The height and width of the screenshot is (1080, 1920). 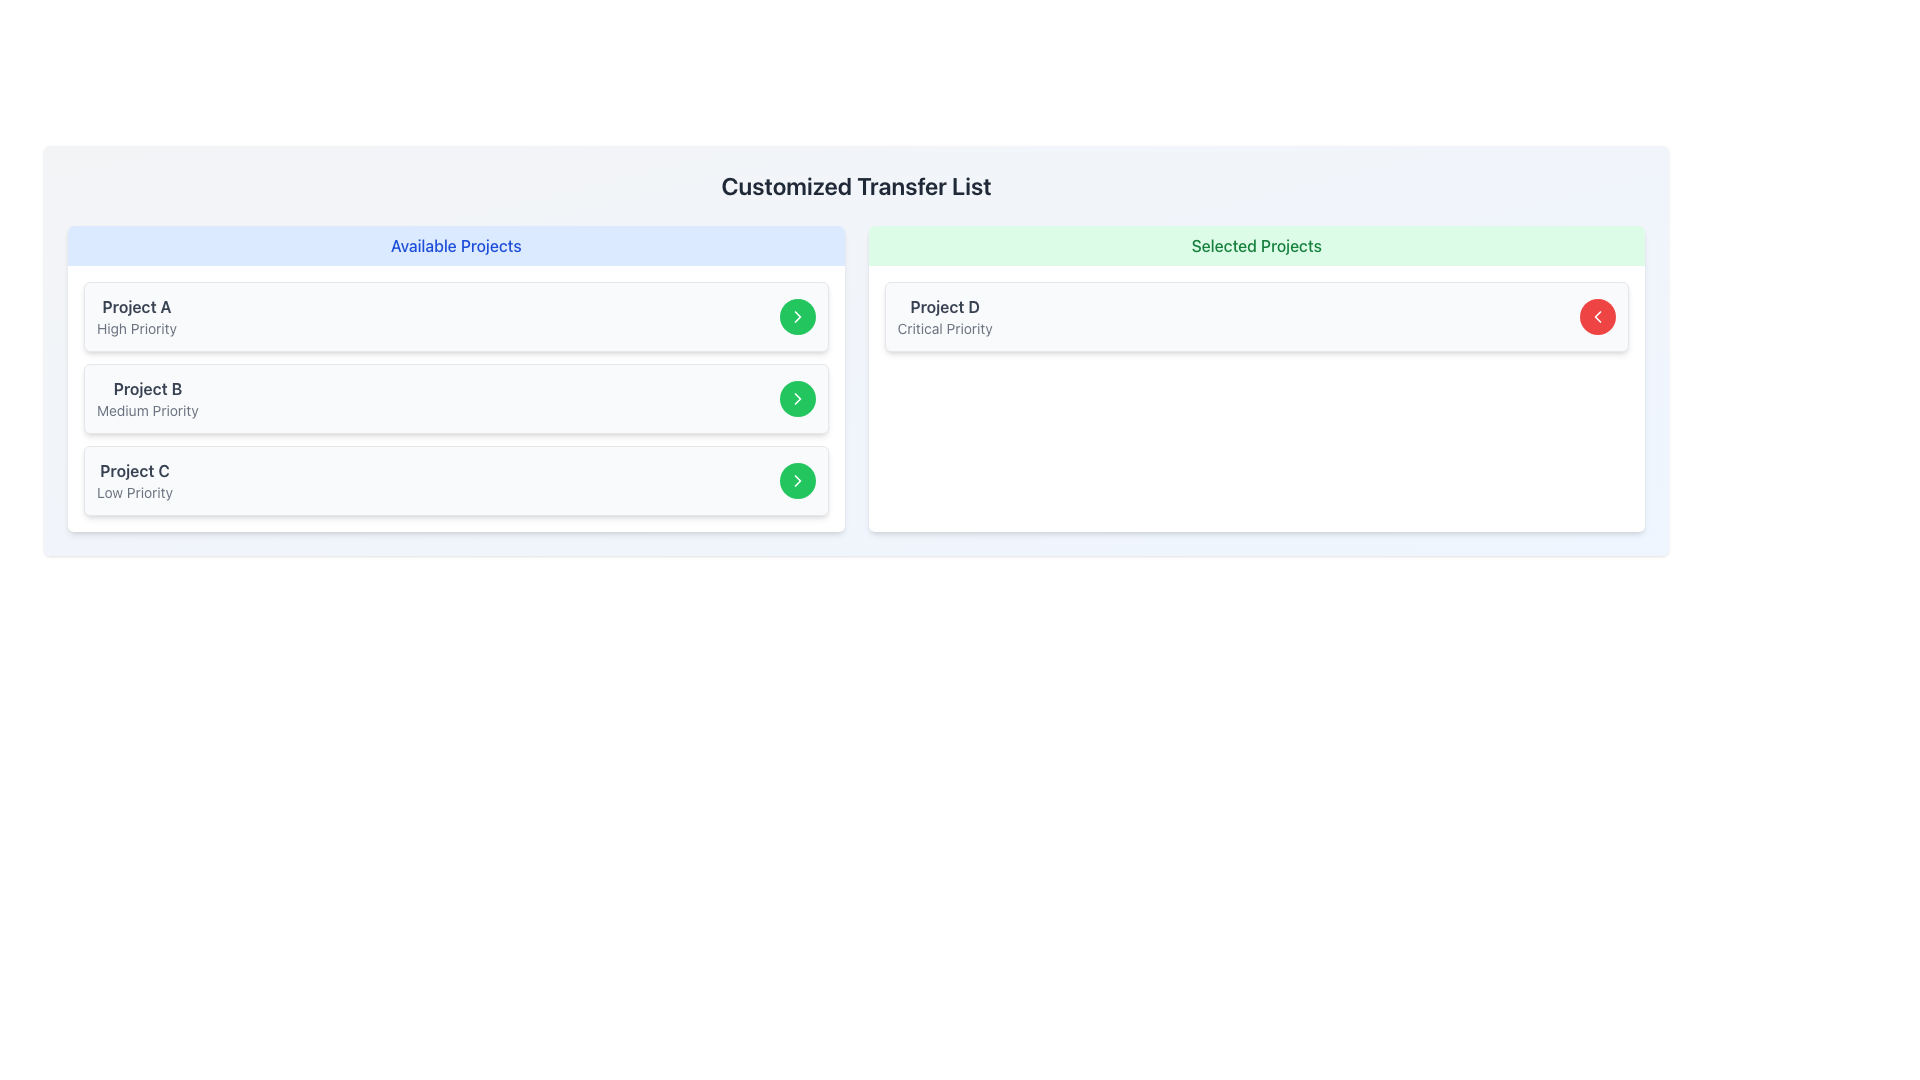 What do you see at coordinates (133, 470) in the screenshot?
I see `the 'Project C' text label element in the 'Available Projects' section for further interaction` at bounding box center [133, 470].